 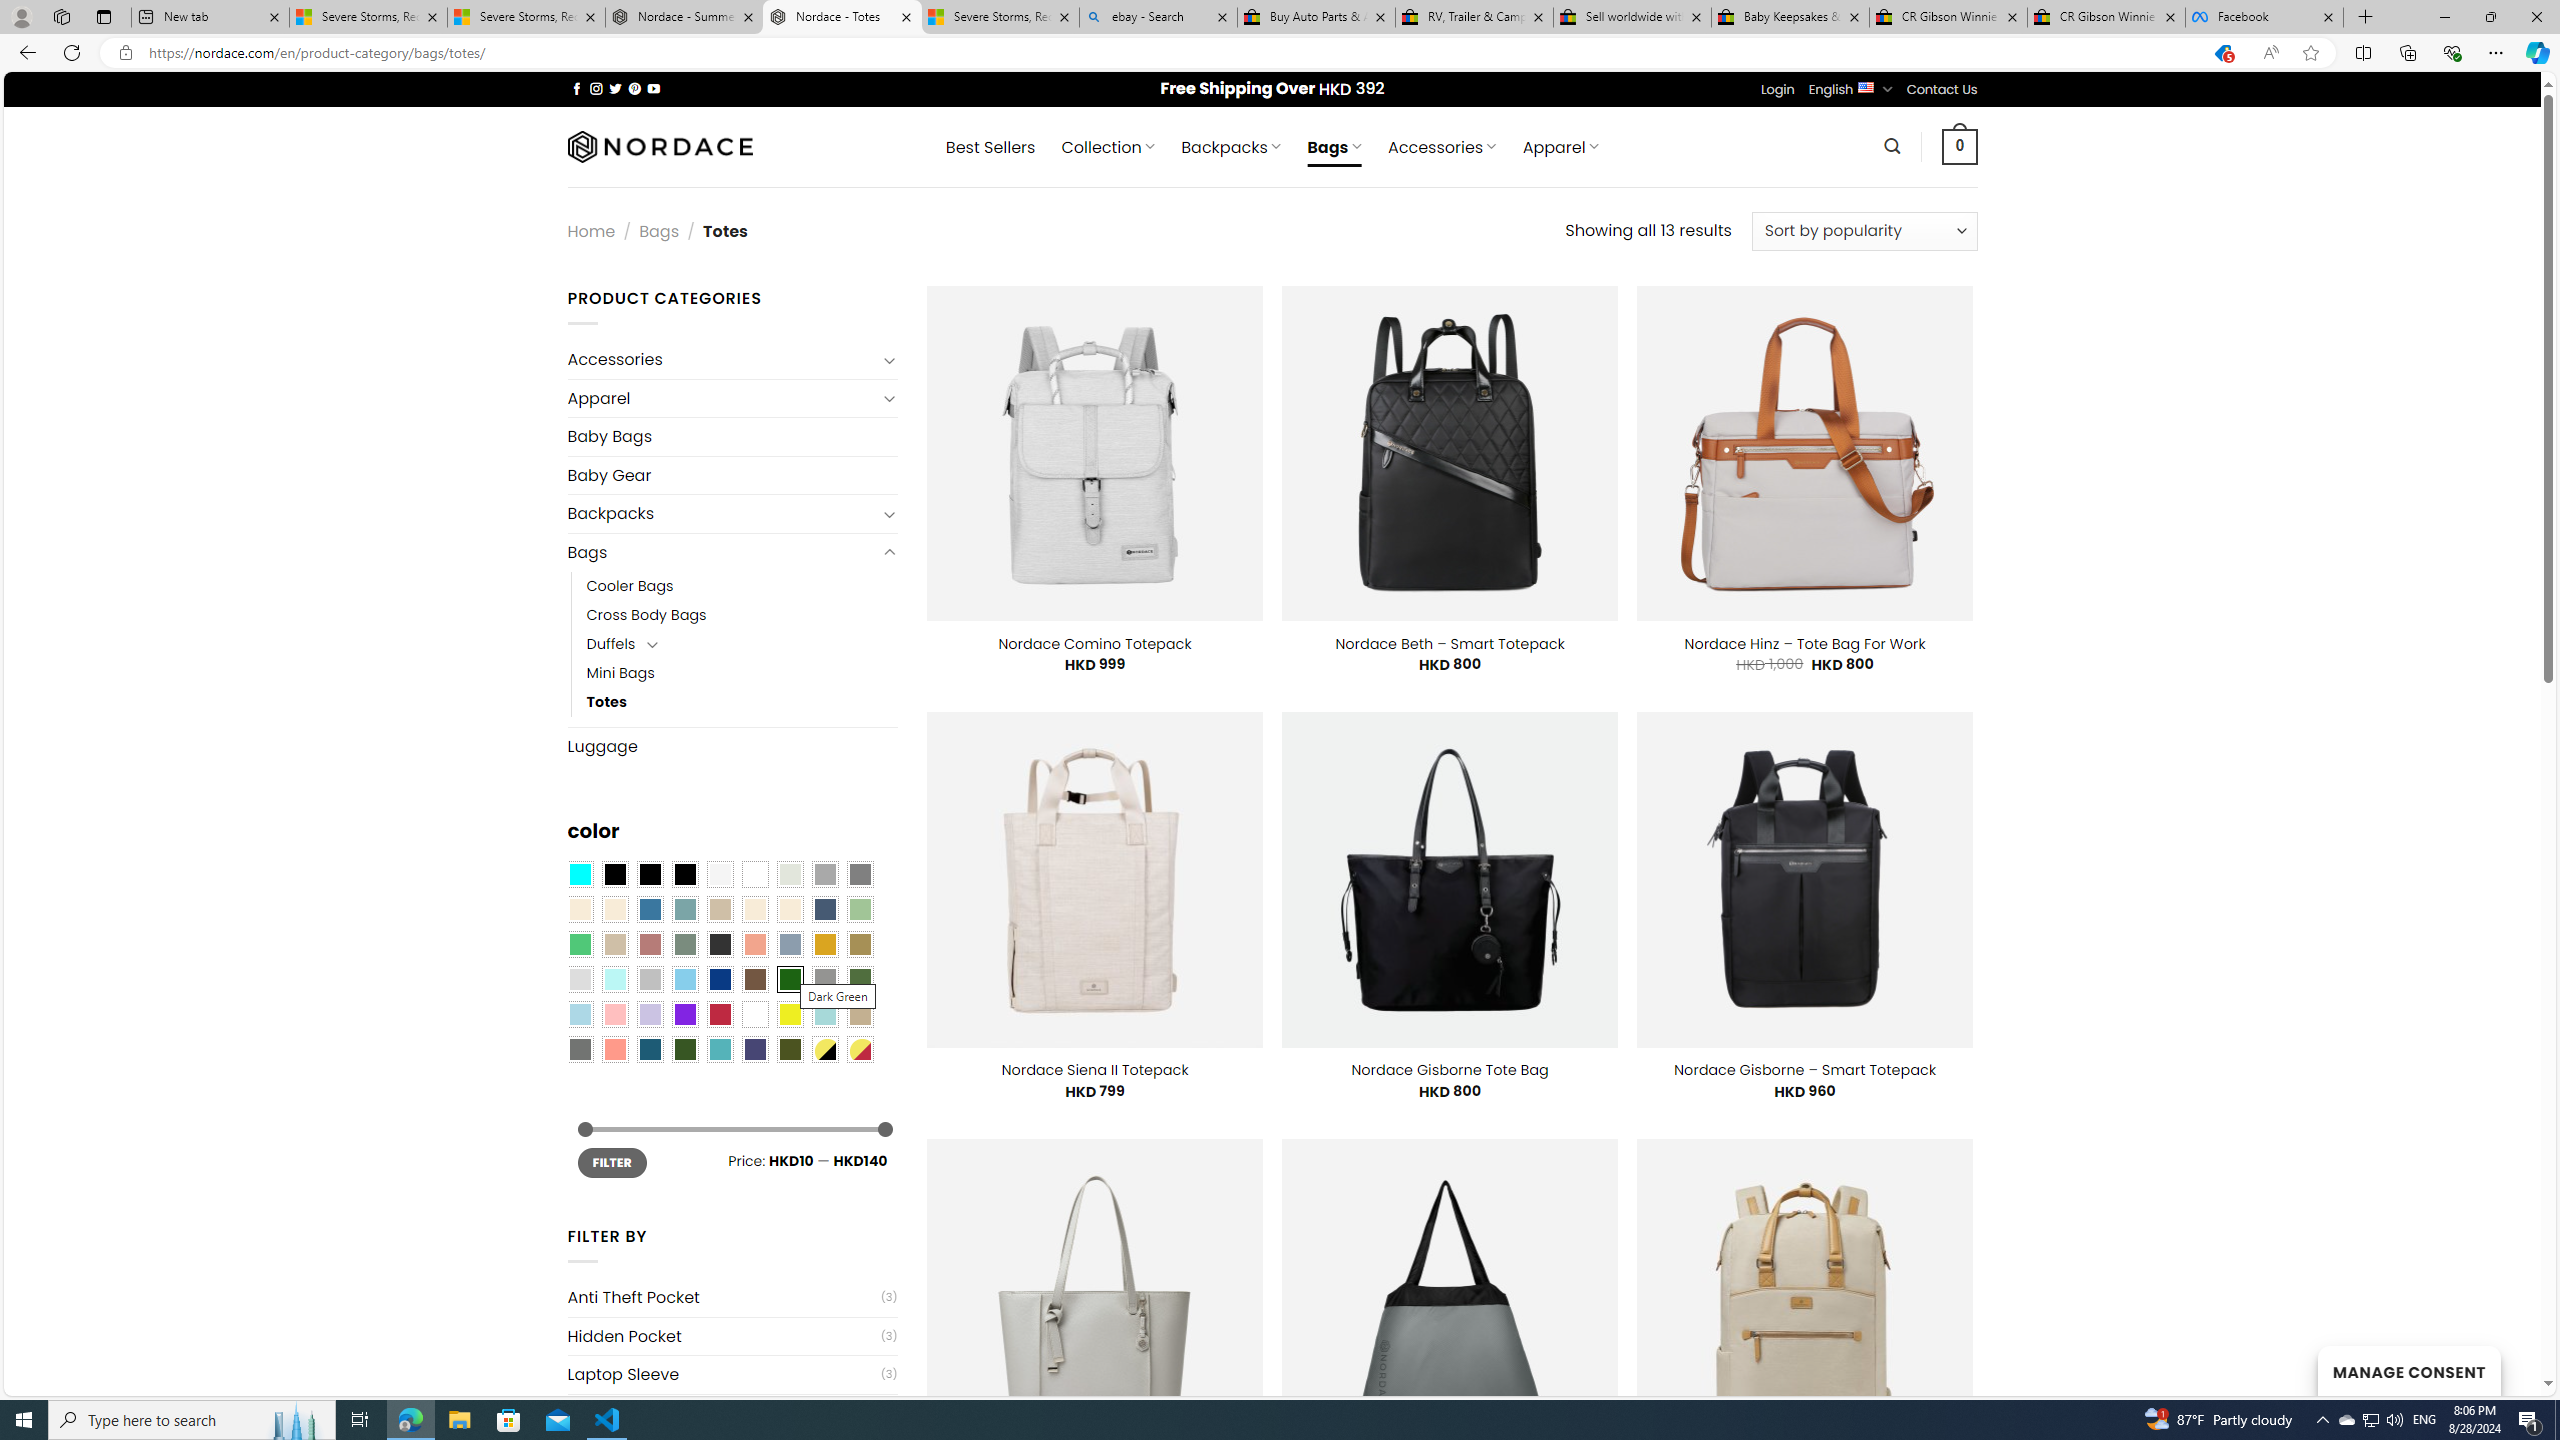 I want to click on 'Duffels', so click(x=610, y=643).